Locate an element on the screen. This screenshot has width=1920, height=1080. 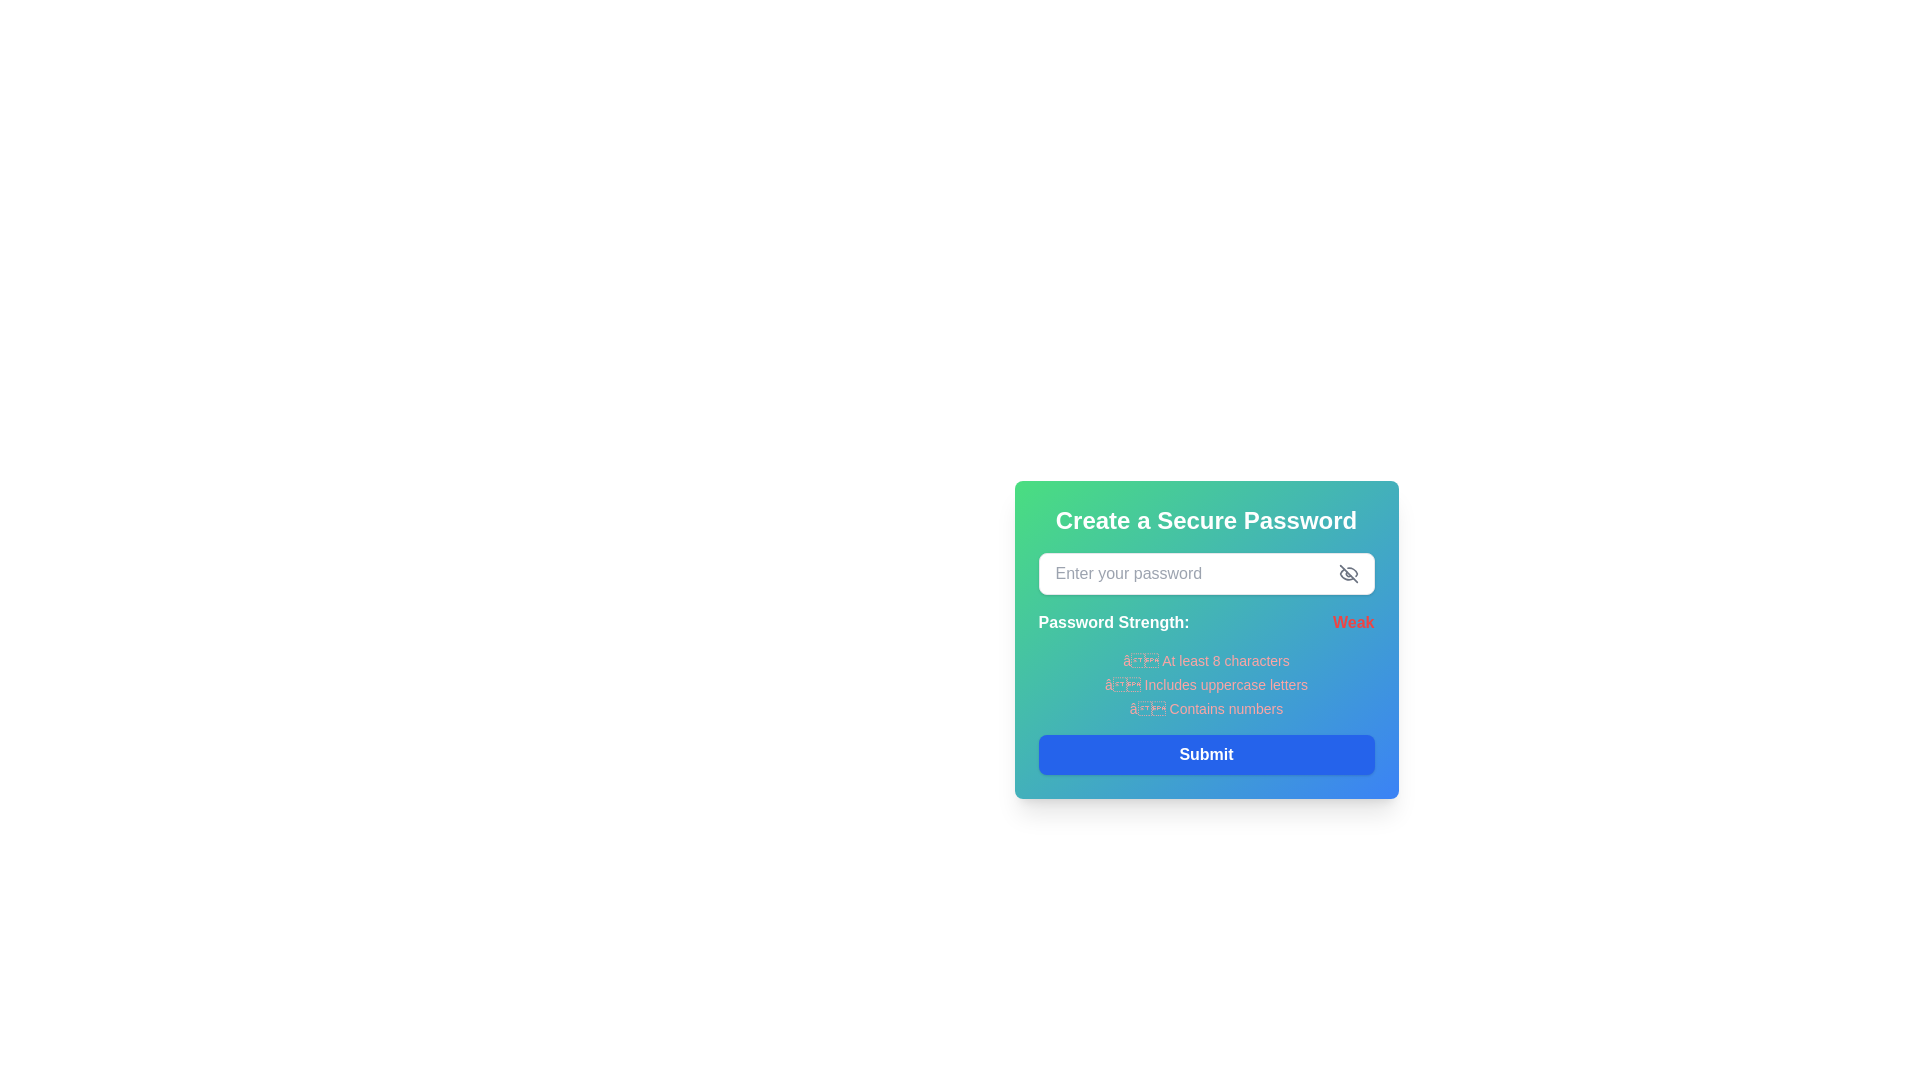
the text label that reads 'Contains numbers', styled with a red hue, located in the password strength validation section, positioned below 'Includes uppercase letters' is located at coordinates (1205, 708).